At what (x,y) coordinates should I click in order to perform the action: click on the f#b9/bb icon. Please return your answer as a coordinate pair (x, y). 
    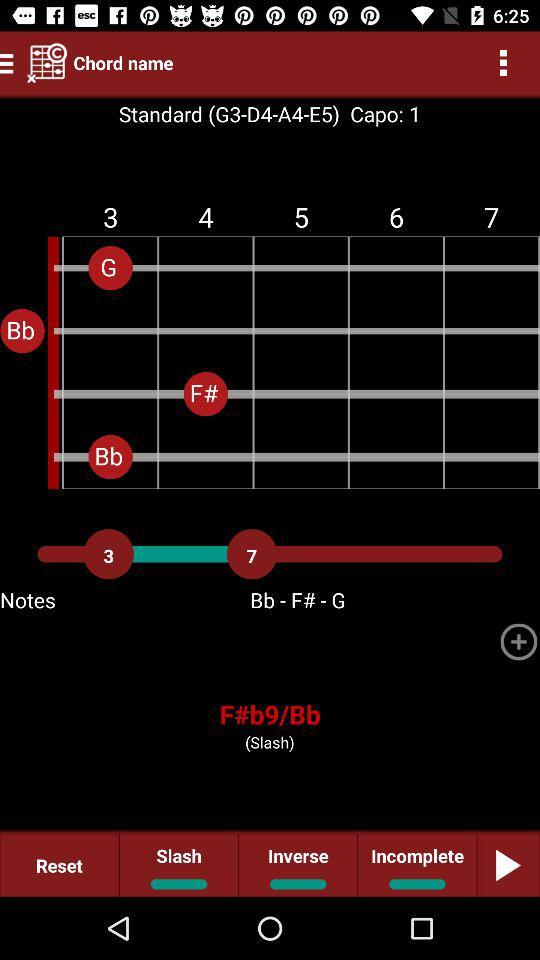
    Looking at the image, I should click on (270, 714).